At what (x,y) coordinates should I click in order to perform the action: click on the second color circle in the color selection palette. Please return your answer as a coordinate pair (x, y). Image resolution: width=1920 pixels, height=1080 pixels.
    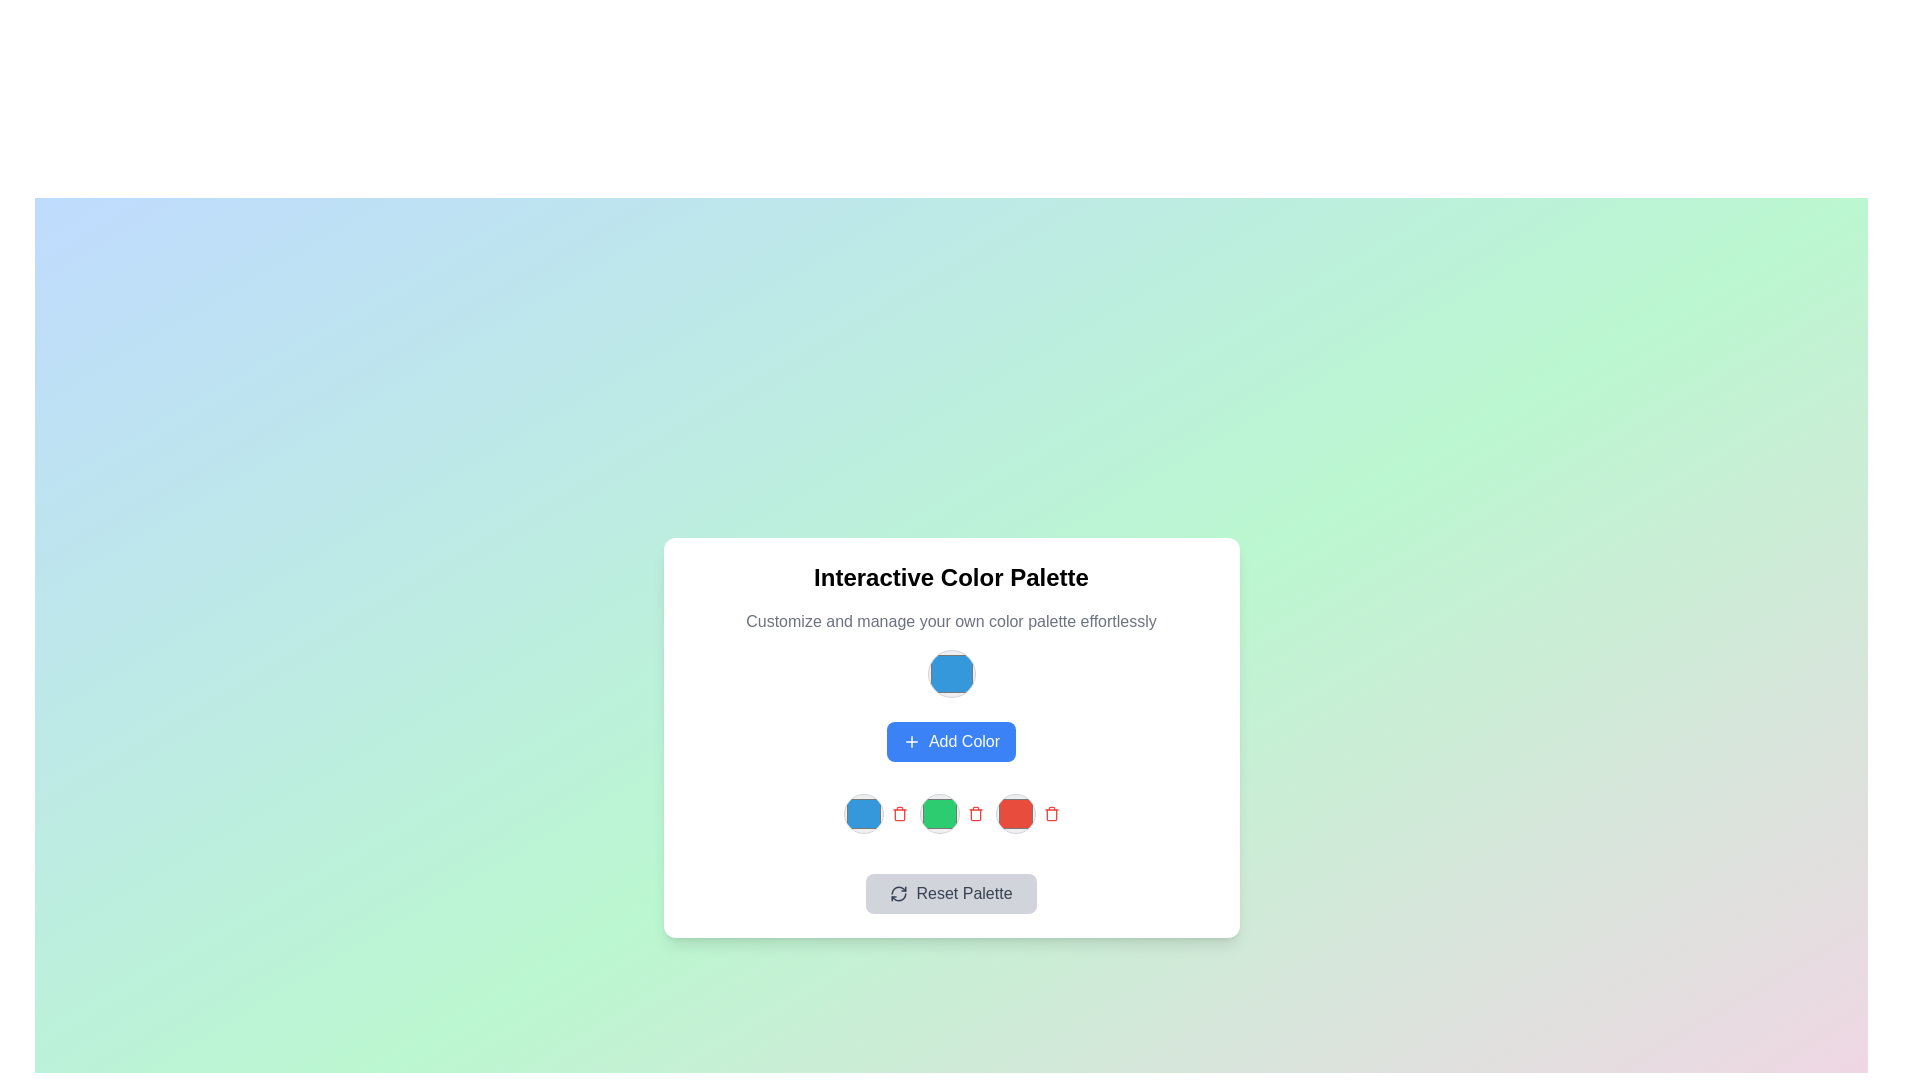
    Looking at the image, I should click on (950, 813).